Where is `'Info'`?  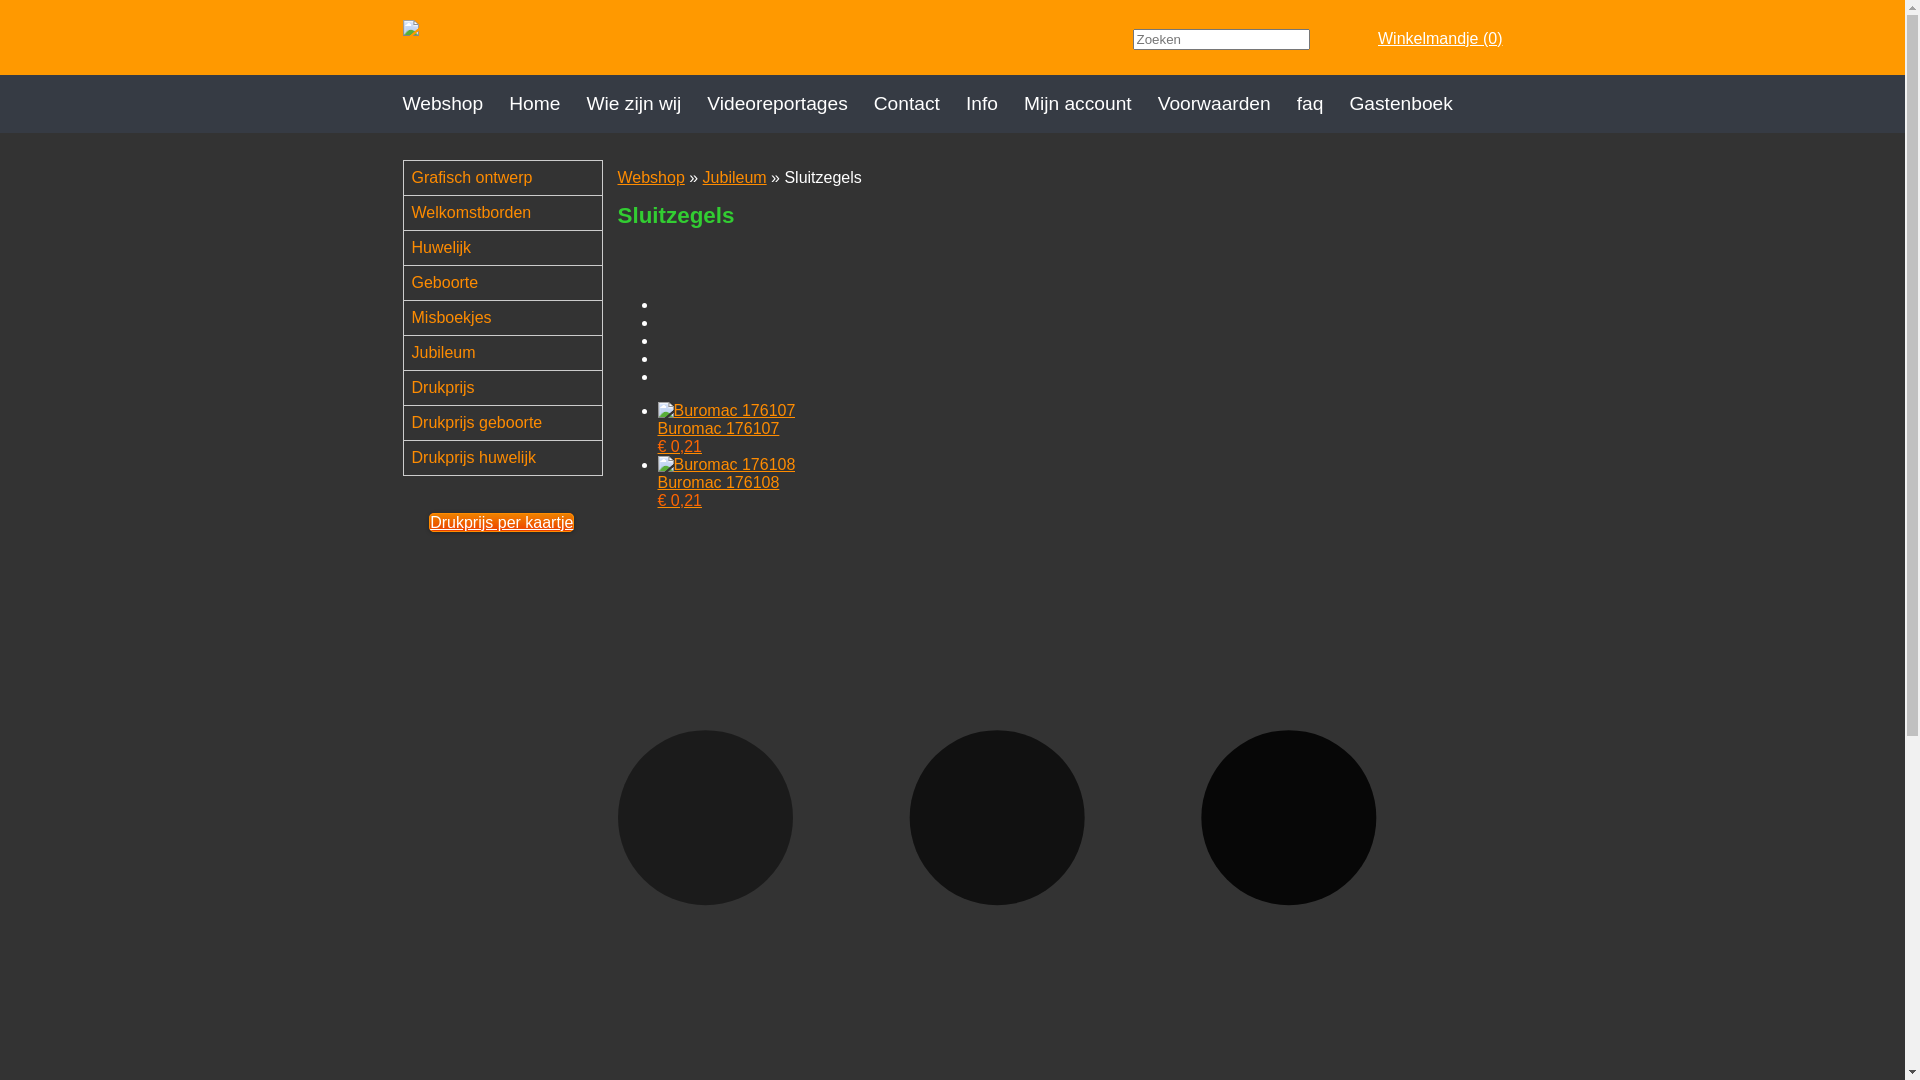 'Info' is located at coordinates (994, 104).